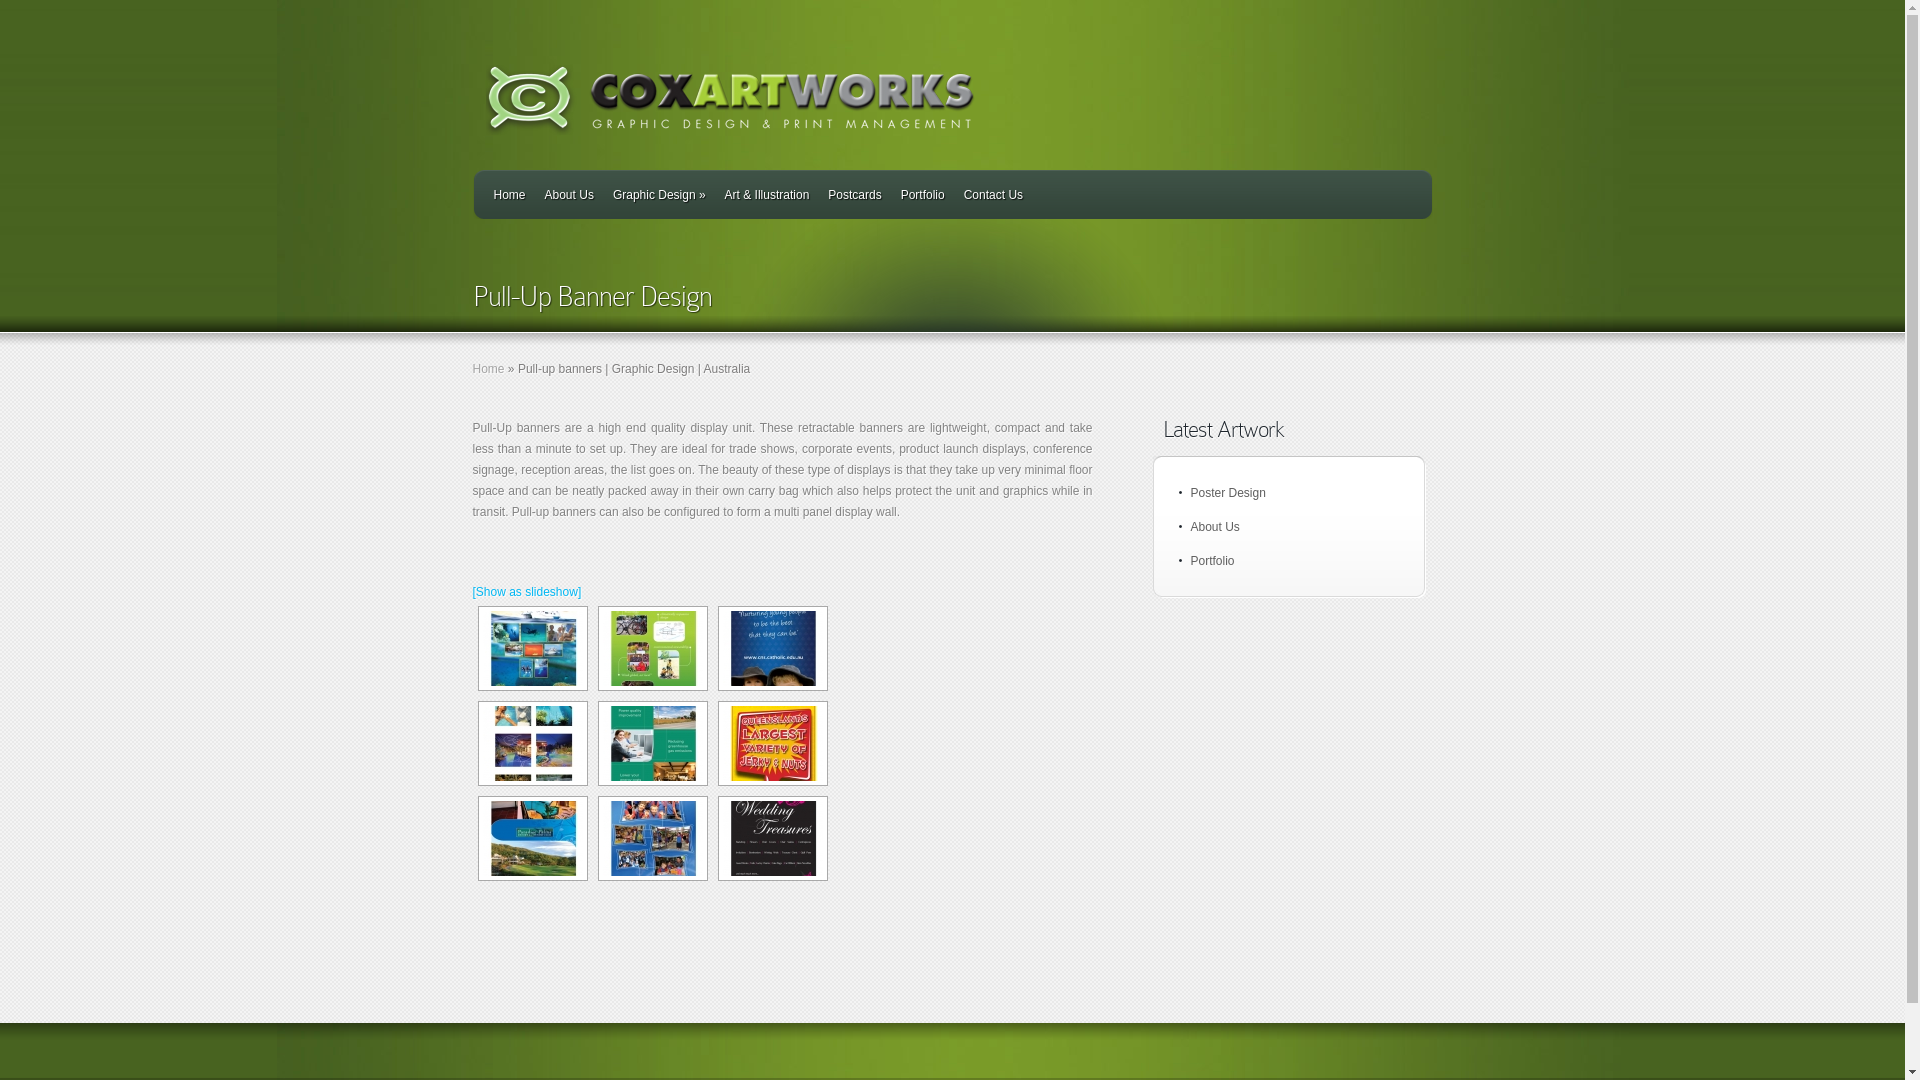 Image resolution: width=1920 pixels, height=1080 pixels. I want to click on '[Show as slideshow]', so click(526, 590).